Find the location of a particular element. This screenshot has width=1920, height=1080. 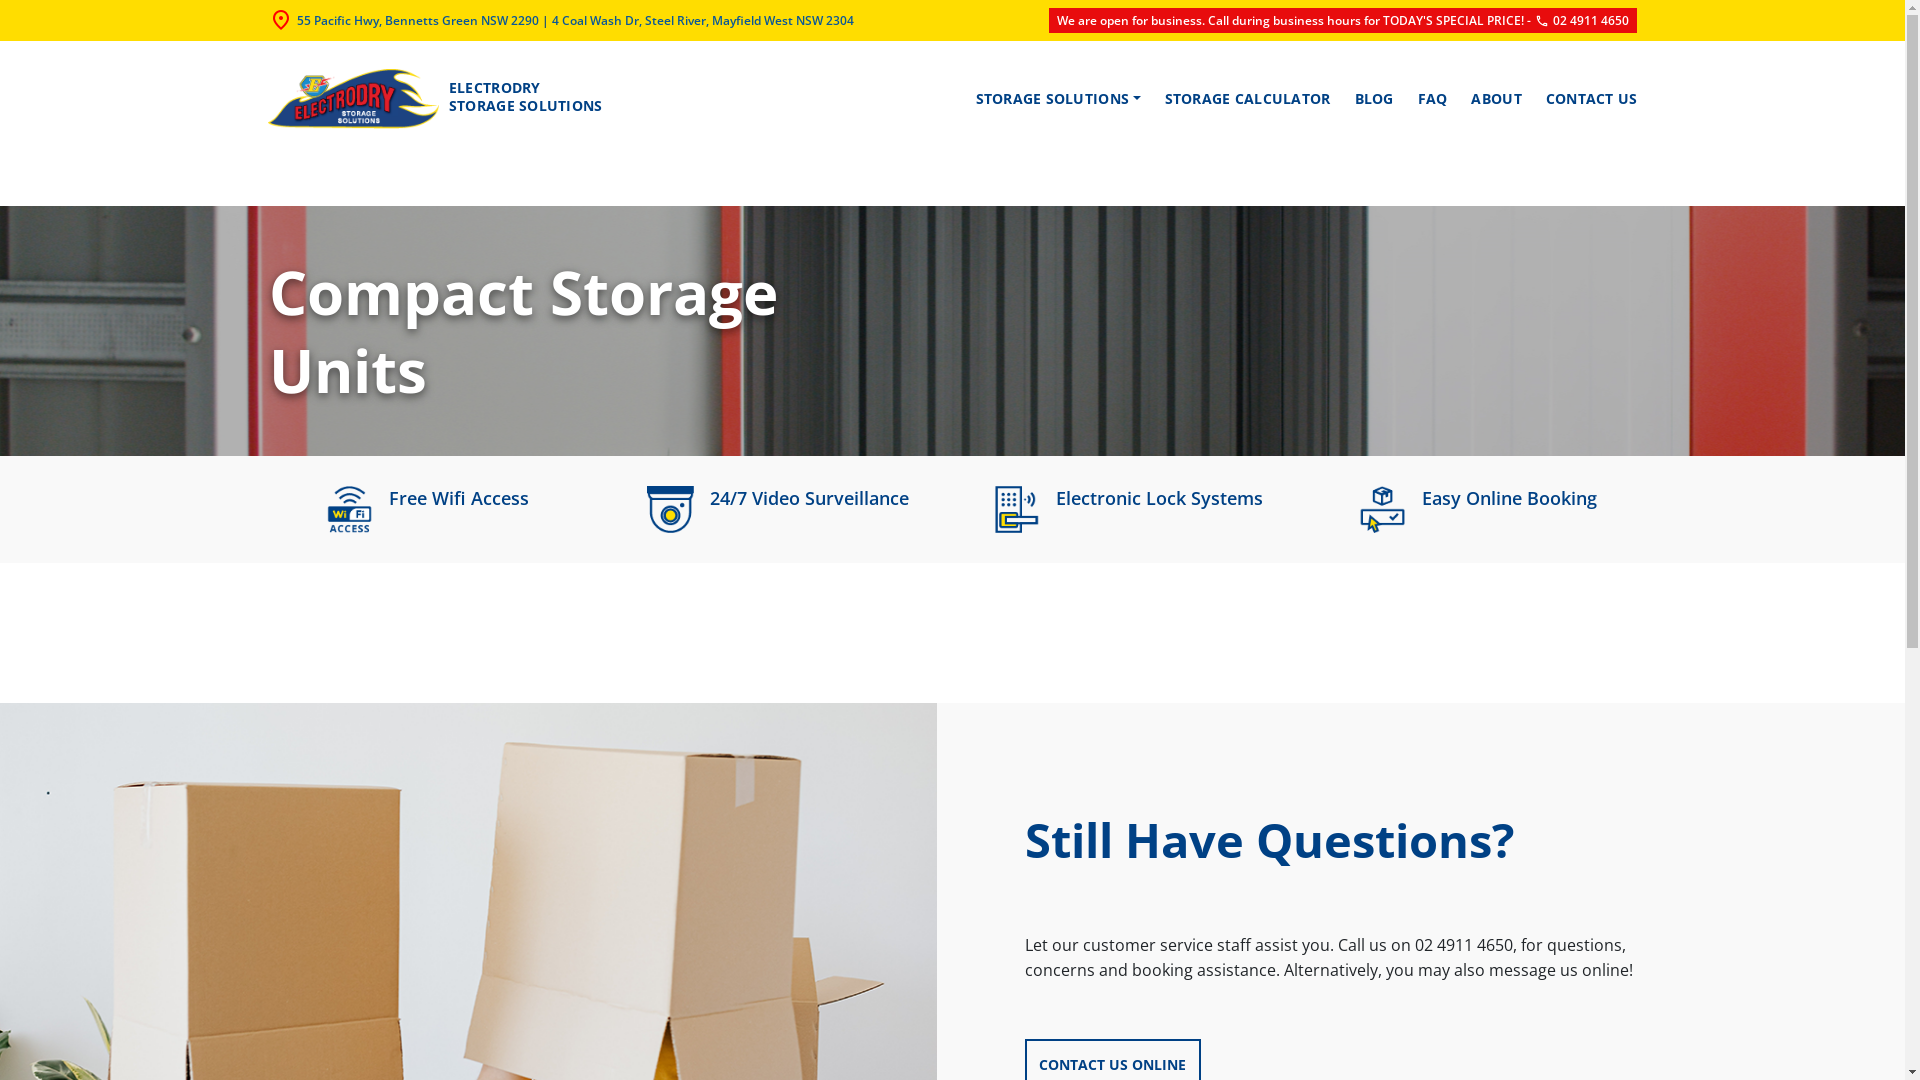

'4 Coal Wash Dr, Steel River, Mayfield West NSW 2304' is located at coordinates (702, 20).